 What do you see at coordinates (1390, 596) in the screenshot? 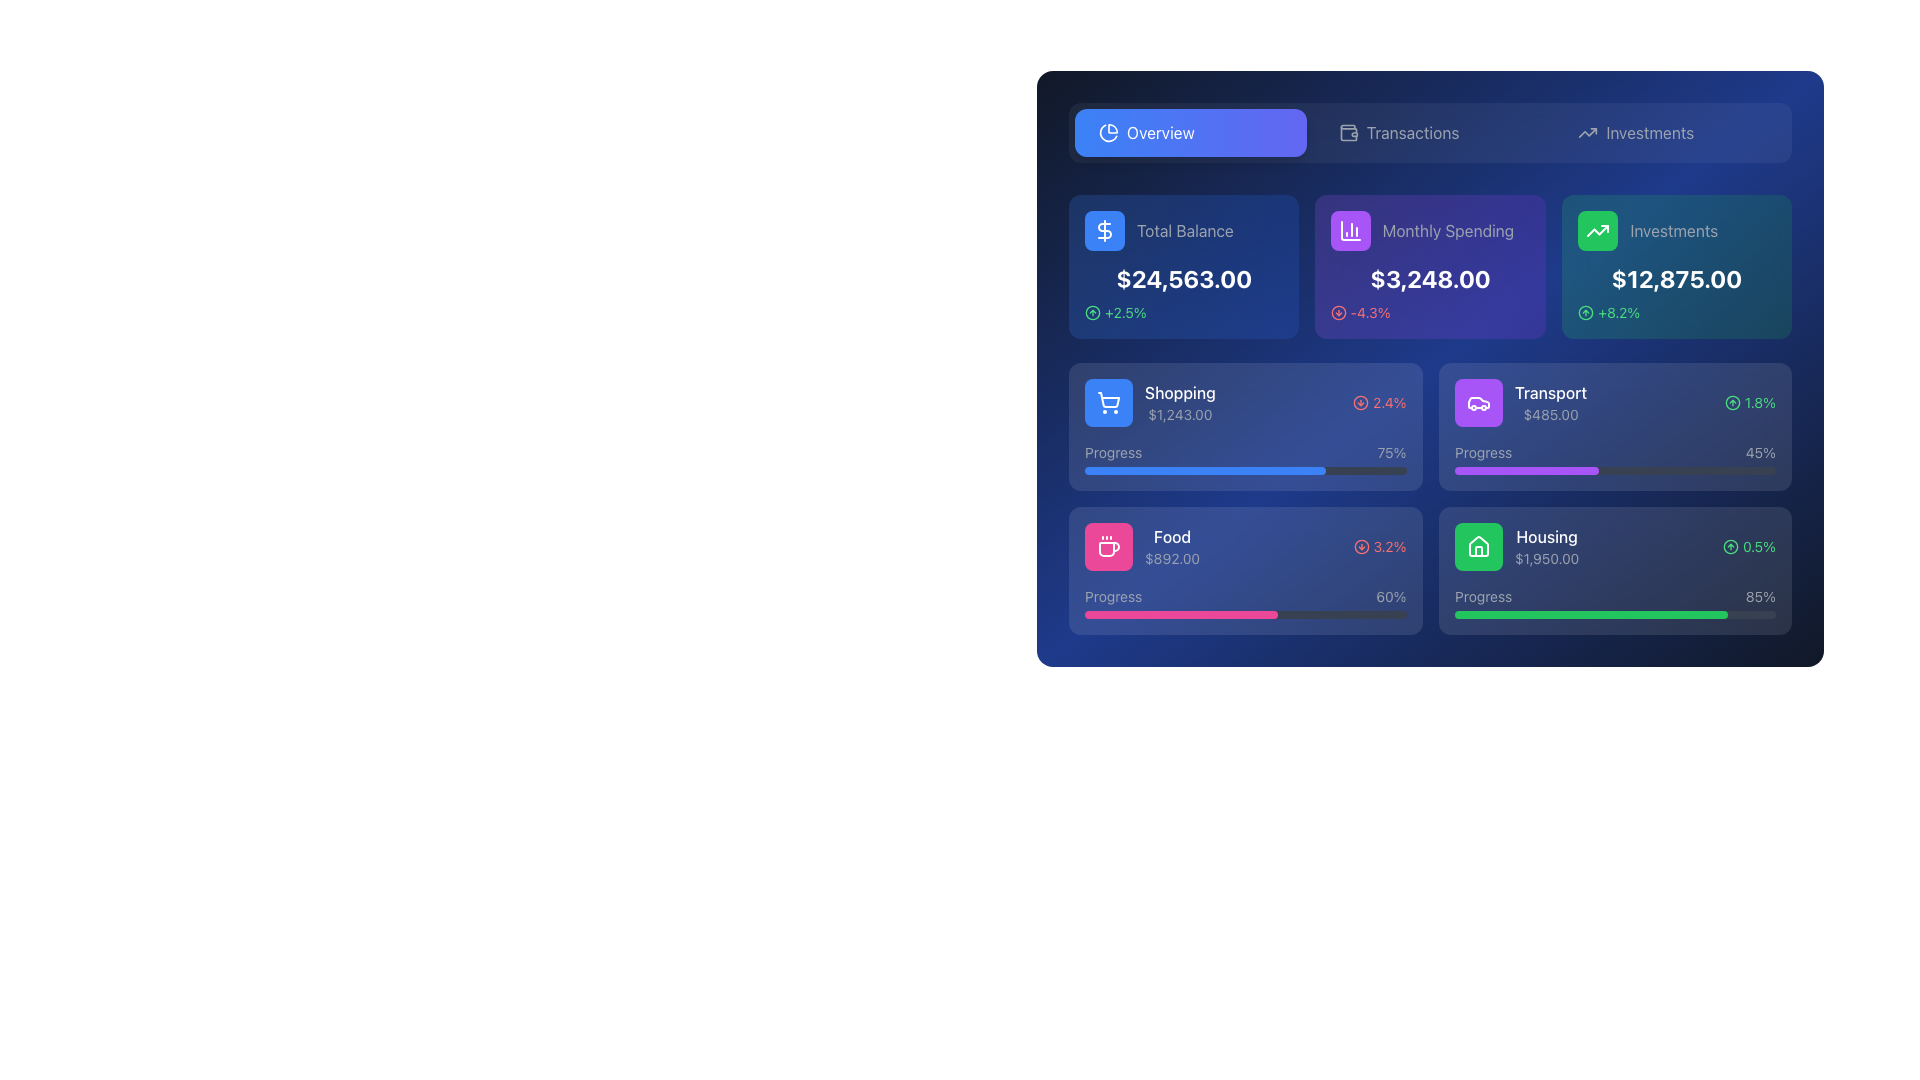
I see `the progress percentage label in the 'Food' category, positioned at the bottom-right of the 'Food' card` at bounding box center [1390, 596].